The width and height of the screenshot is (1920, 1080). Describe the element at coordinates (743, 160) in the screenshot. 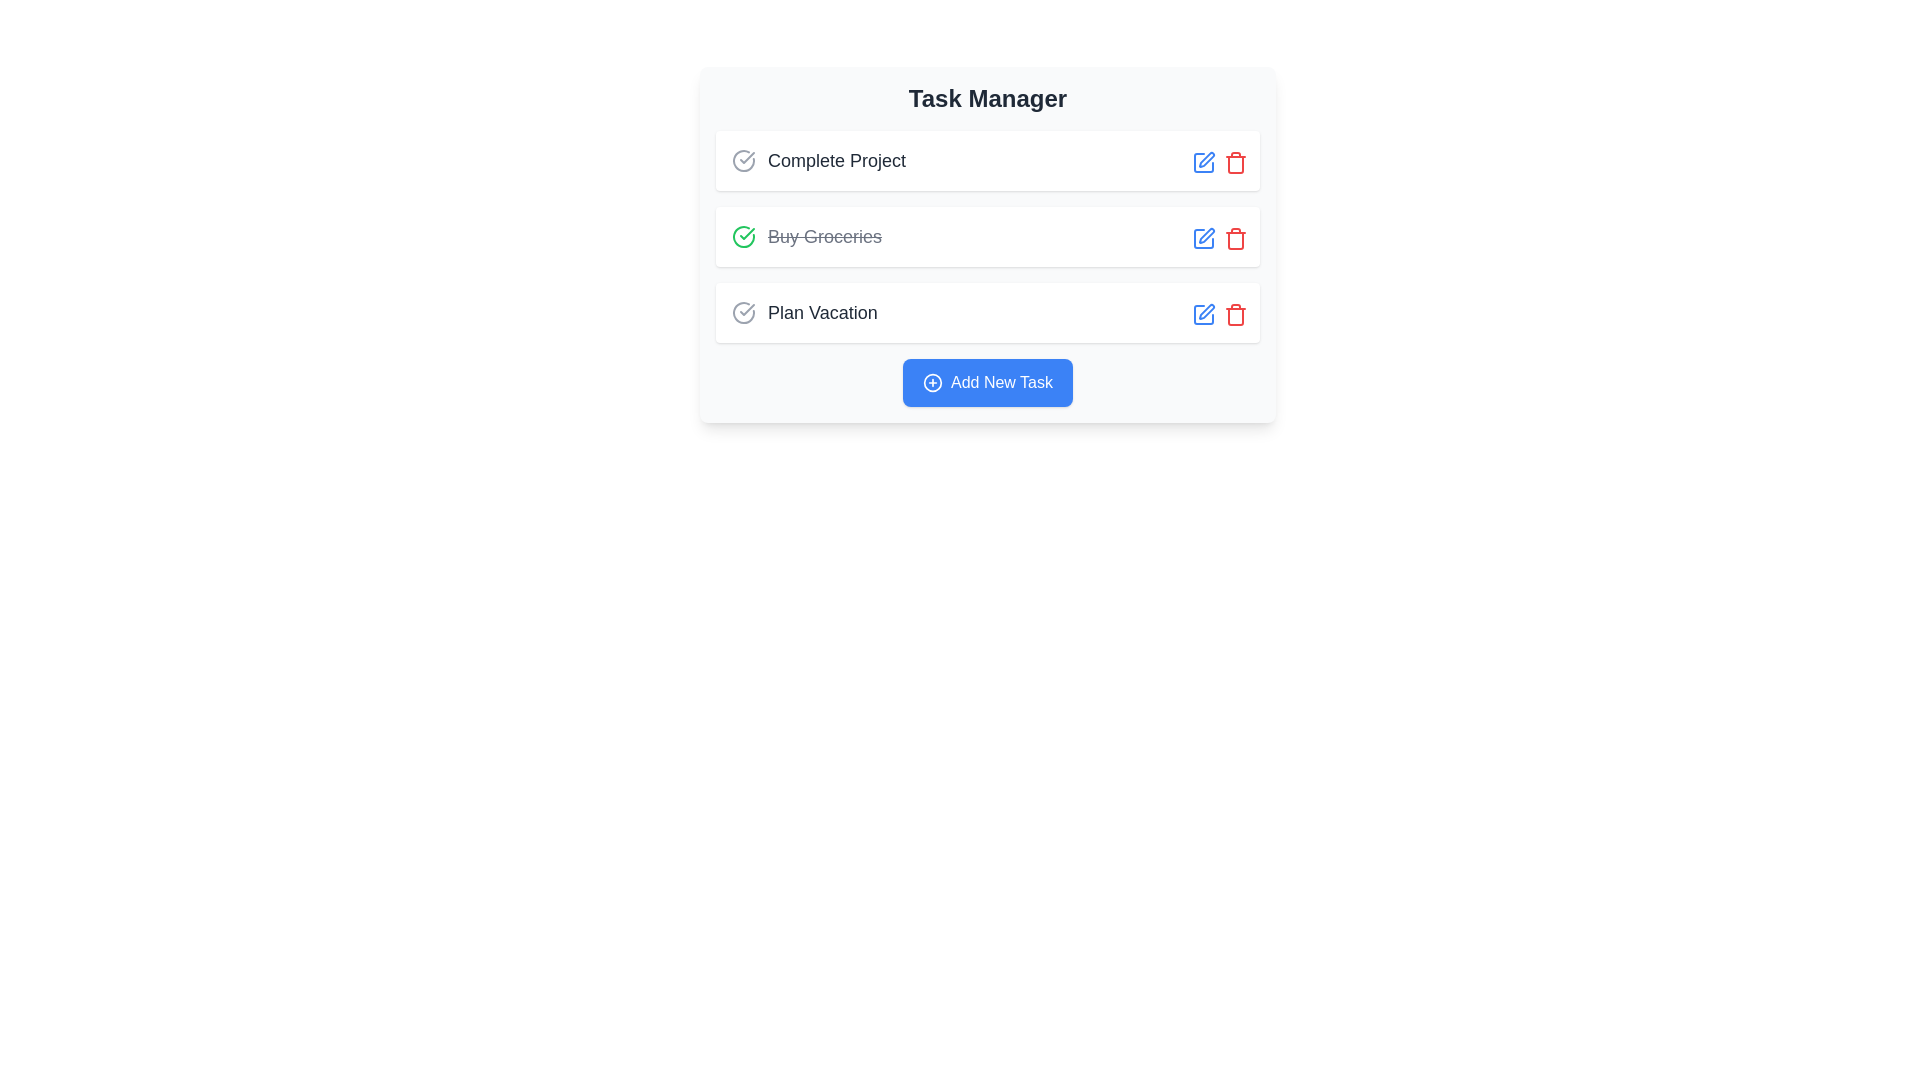

I see `the completion status icon located at the top left of the 'Complete Project' task entry` at that location.